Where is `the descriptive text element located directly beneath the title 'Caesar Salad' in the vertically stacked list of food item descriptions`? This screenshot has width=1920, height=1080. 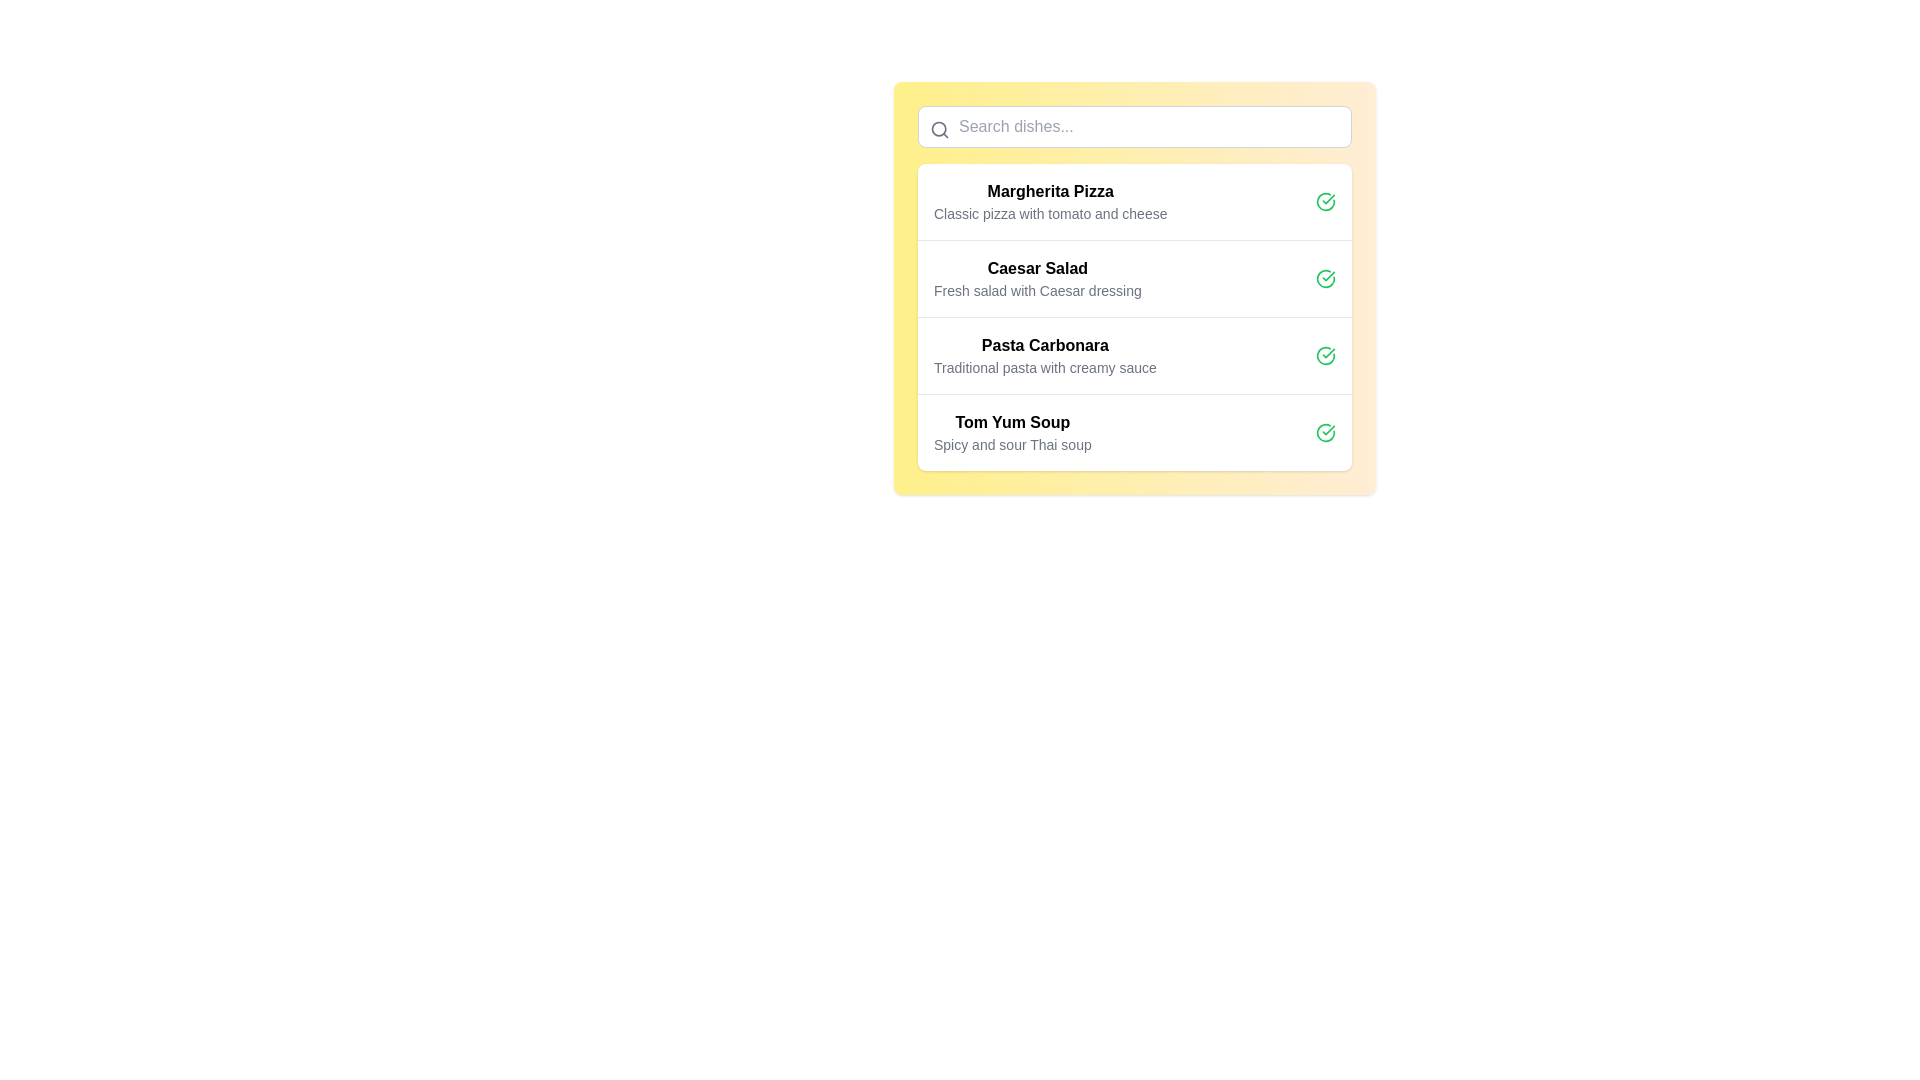 the descriptive text element located directly beneath the title 'Caesar Salad' in the vertically stacked list of food item descriptions is located at coordinates (1037, 290).